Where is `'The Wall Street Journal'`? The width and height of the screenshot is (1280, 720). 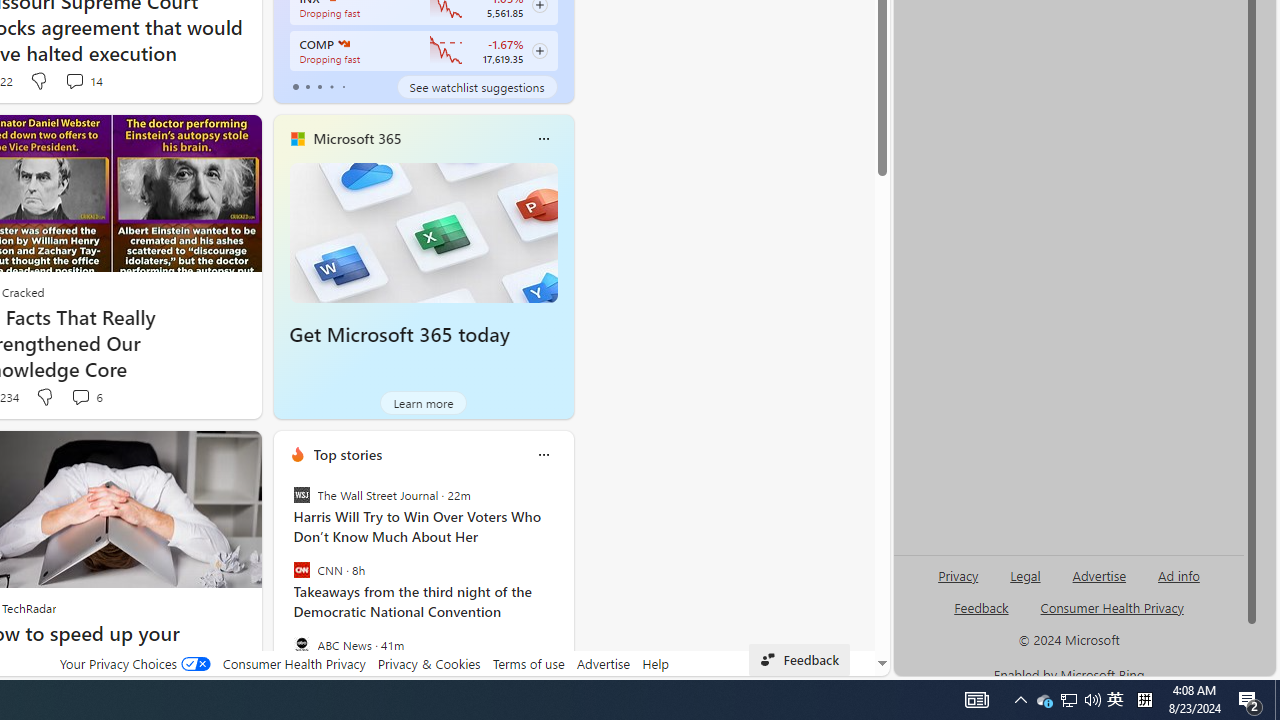 'The Wall Street Journal' is located at coordinates (300, 495).